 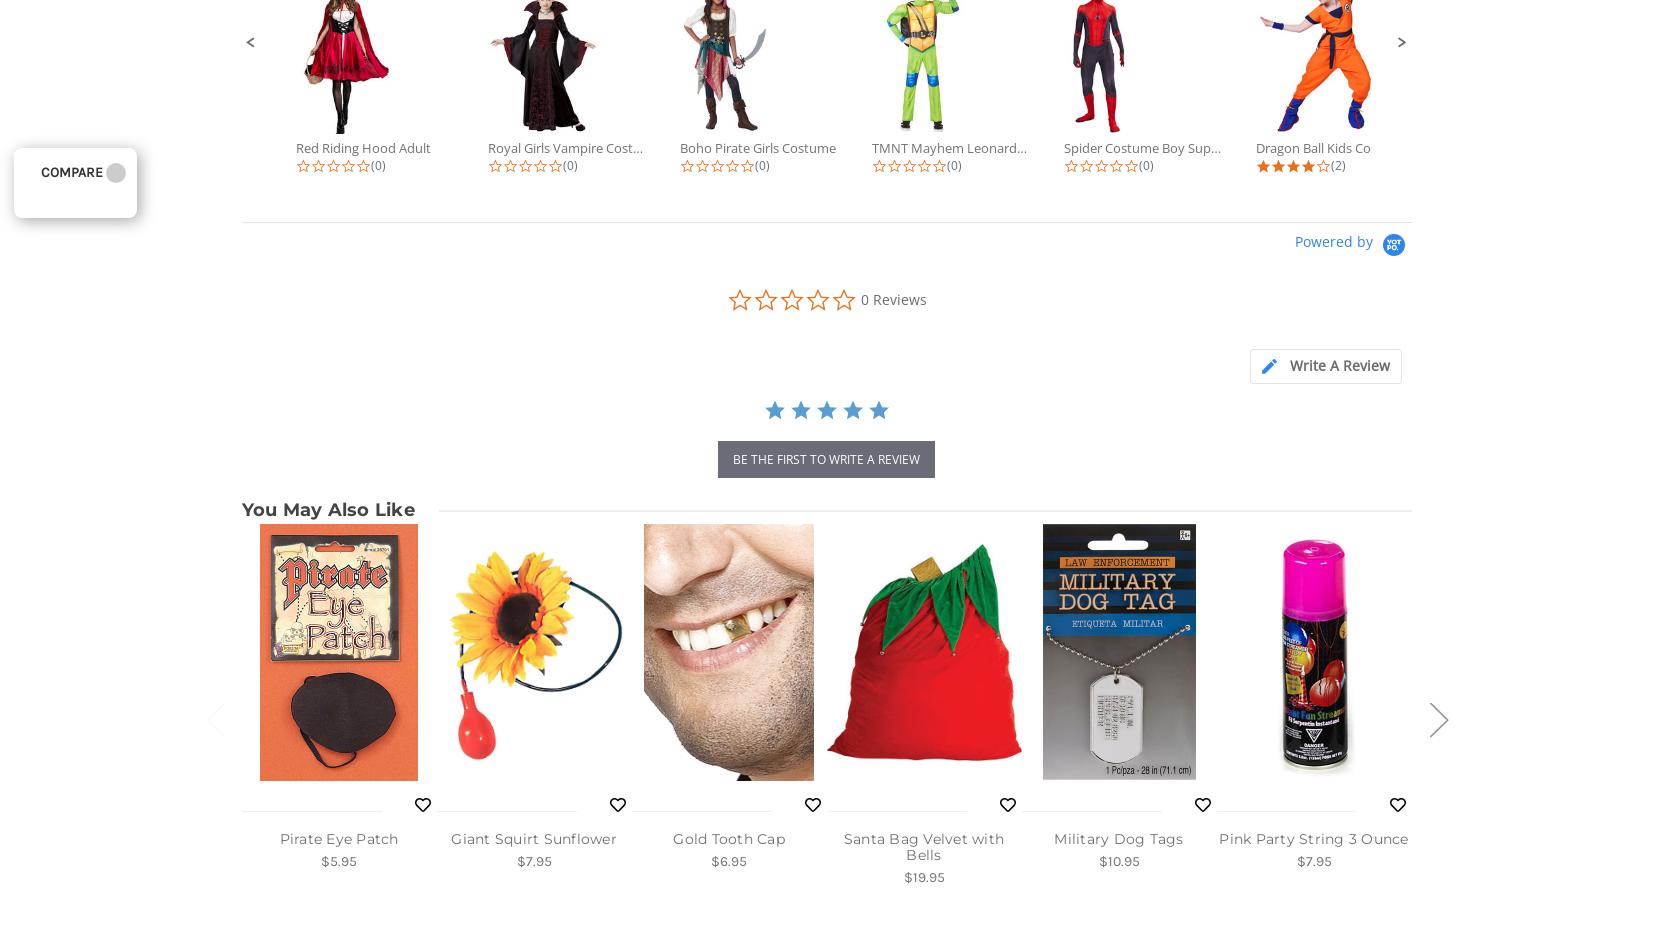 What do you see at coordinates (1529, 164) in the screenshot?
I see `'(1)'` at bounding box center [1529, 164].